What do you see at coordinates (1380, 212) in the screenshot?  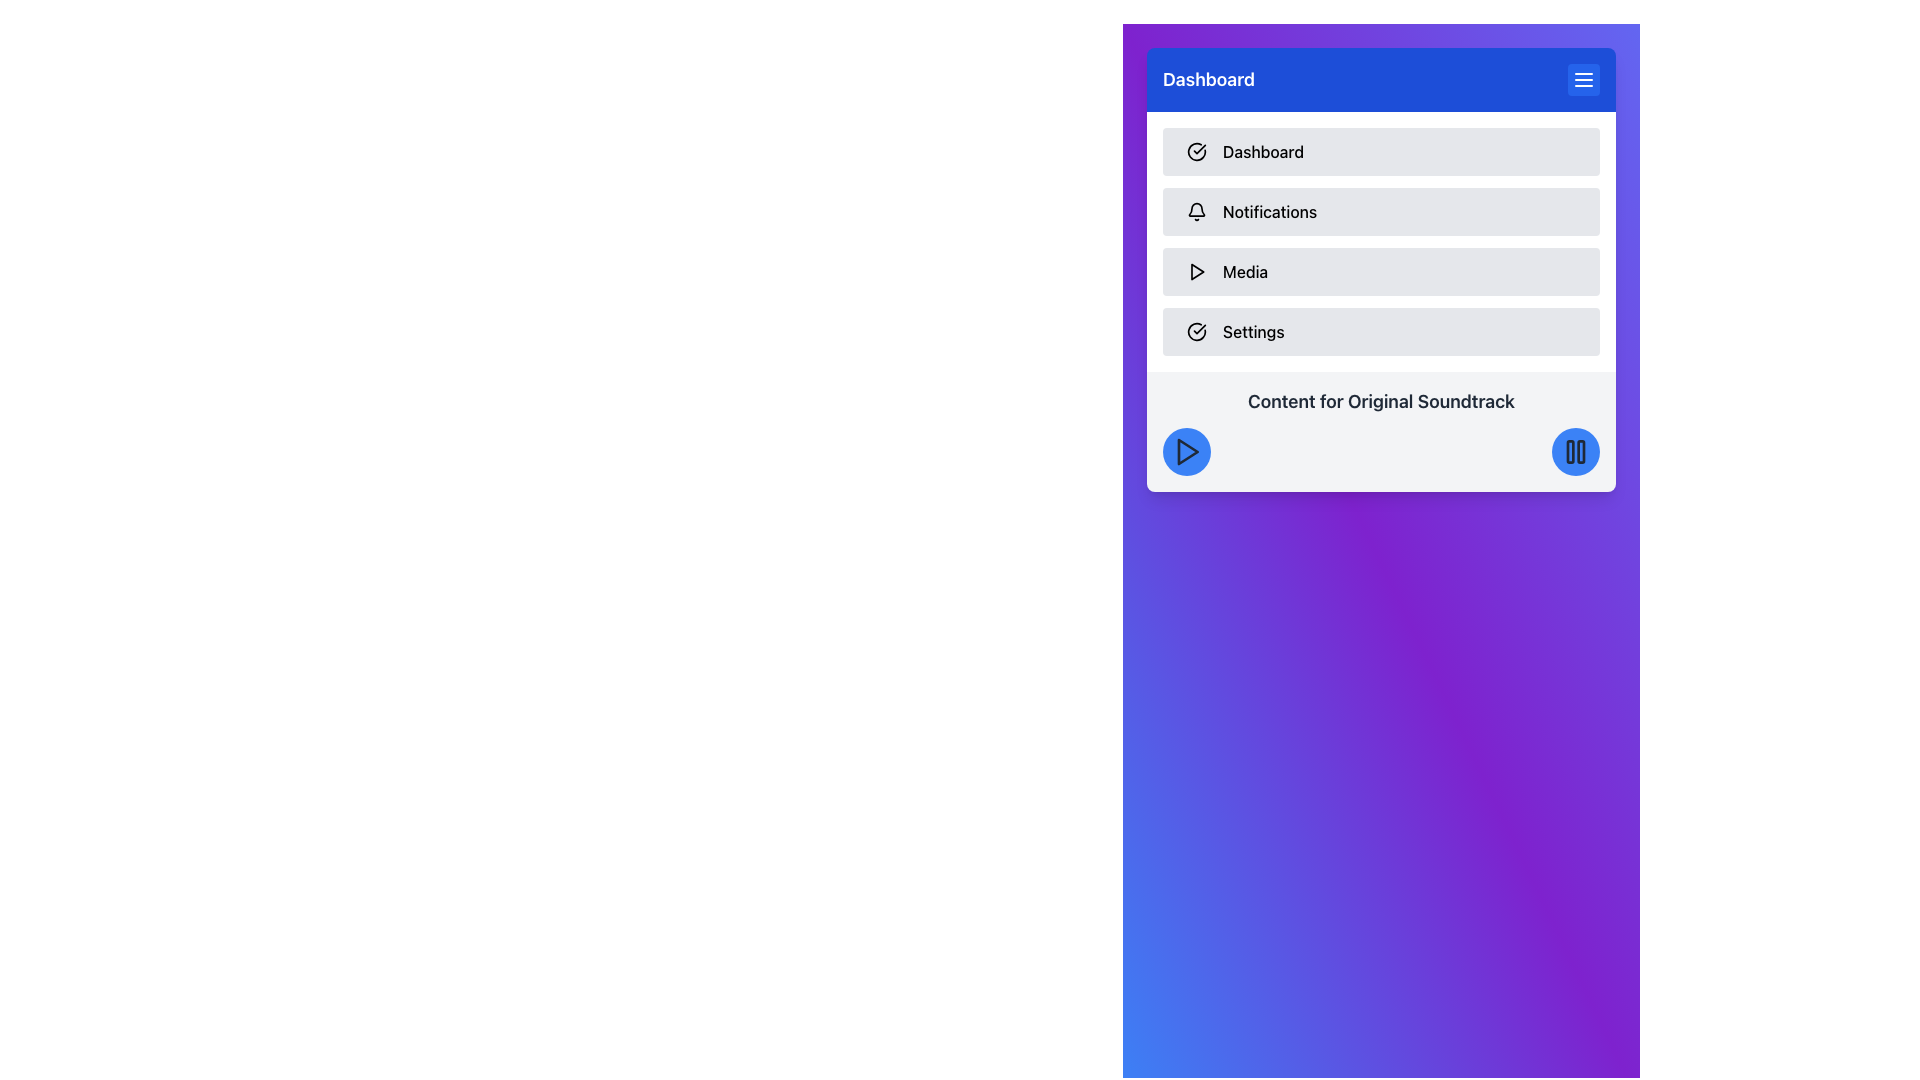 I see `the 'Notifications' button located below the 'Dashboard' button and above the 'Media' button` at bounding box center [1380, 212].